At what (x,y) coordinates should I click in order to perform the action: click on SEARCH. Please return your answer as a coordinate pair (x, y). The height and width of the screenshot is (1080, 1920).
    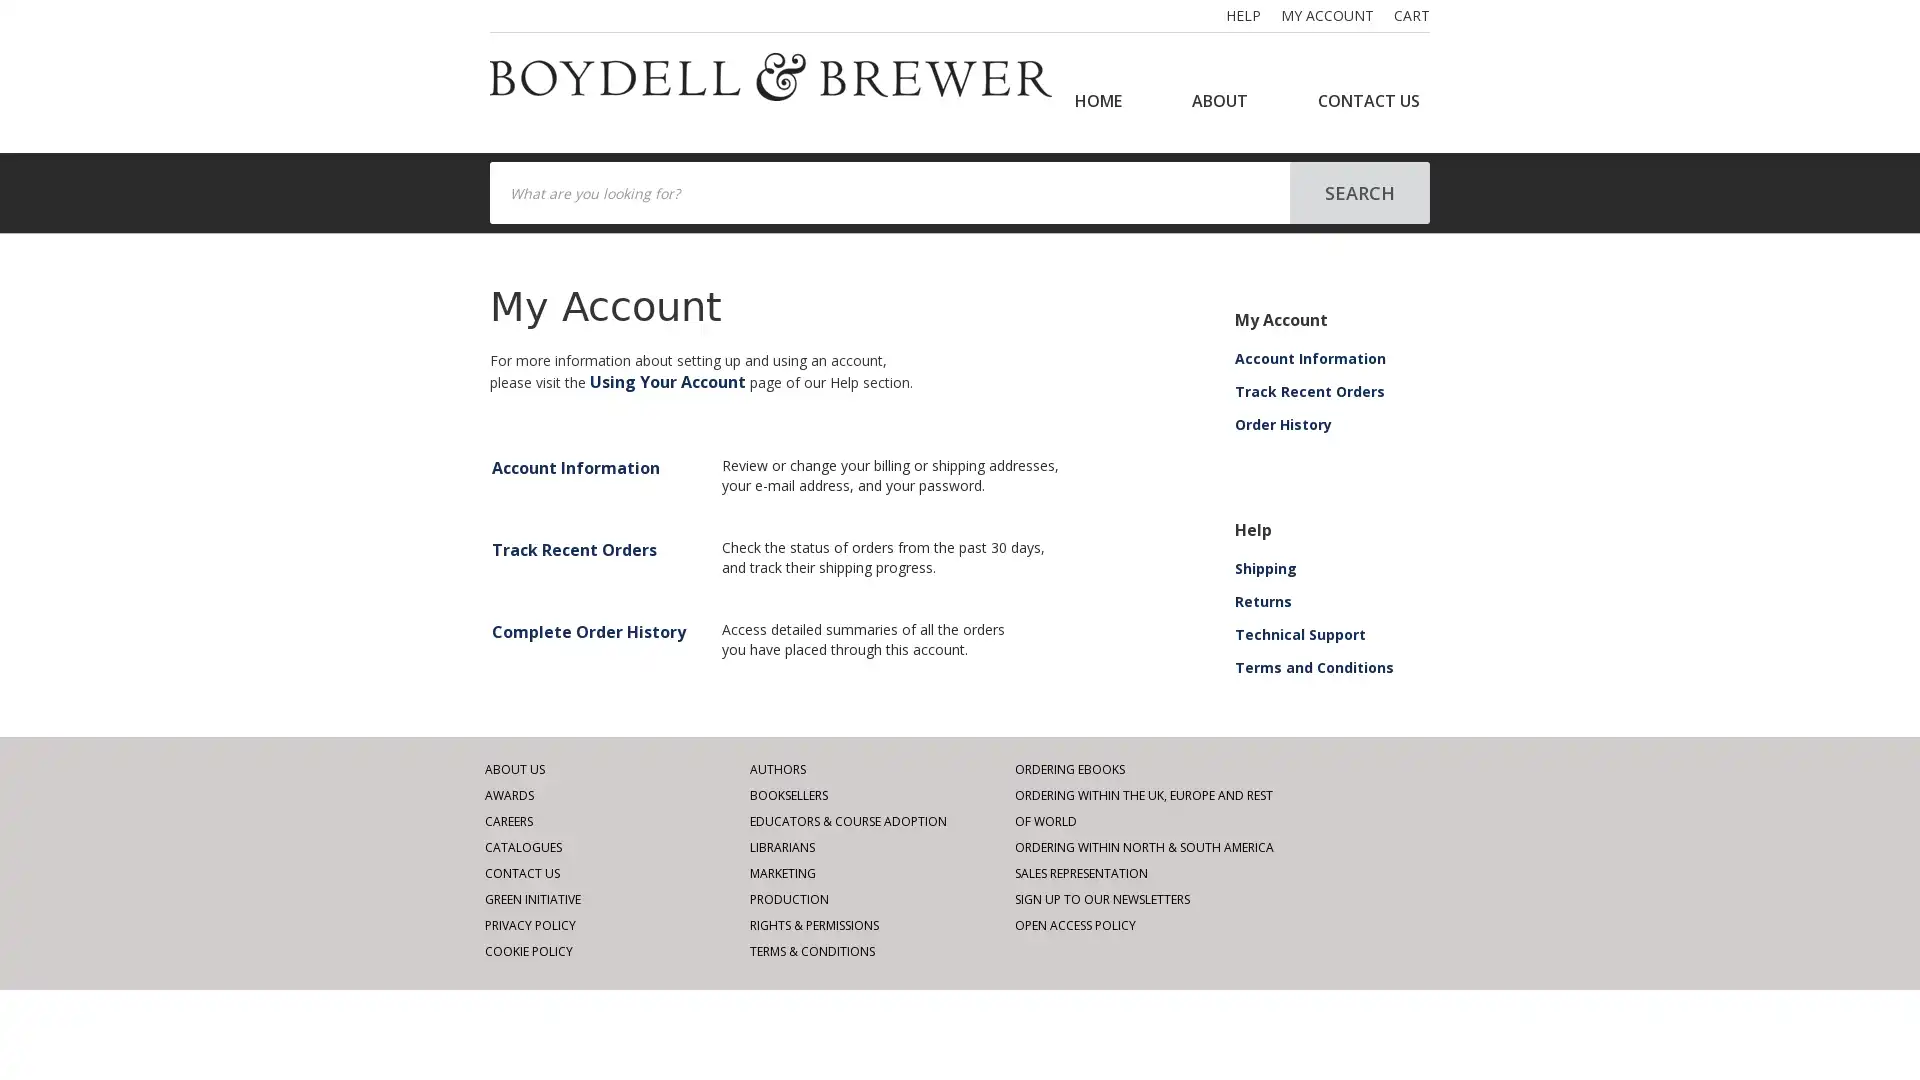
    Looking at the image, I should click on (1359, 192).